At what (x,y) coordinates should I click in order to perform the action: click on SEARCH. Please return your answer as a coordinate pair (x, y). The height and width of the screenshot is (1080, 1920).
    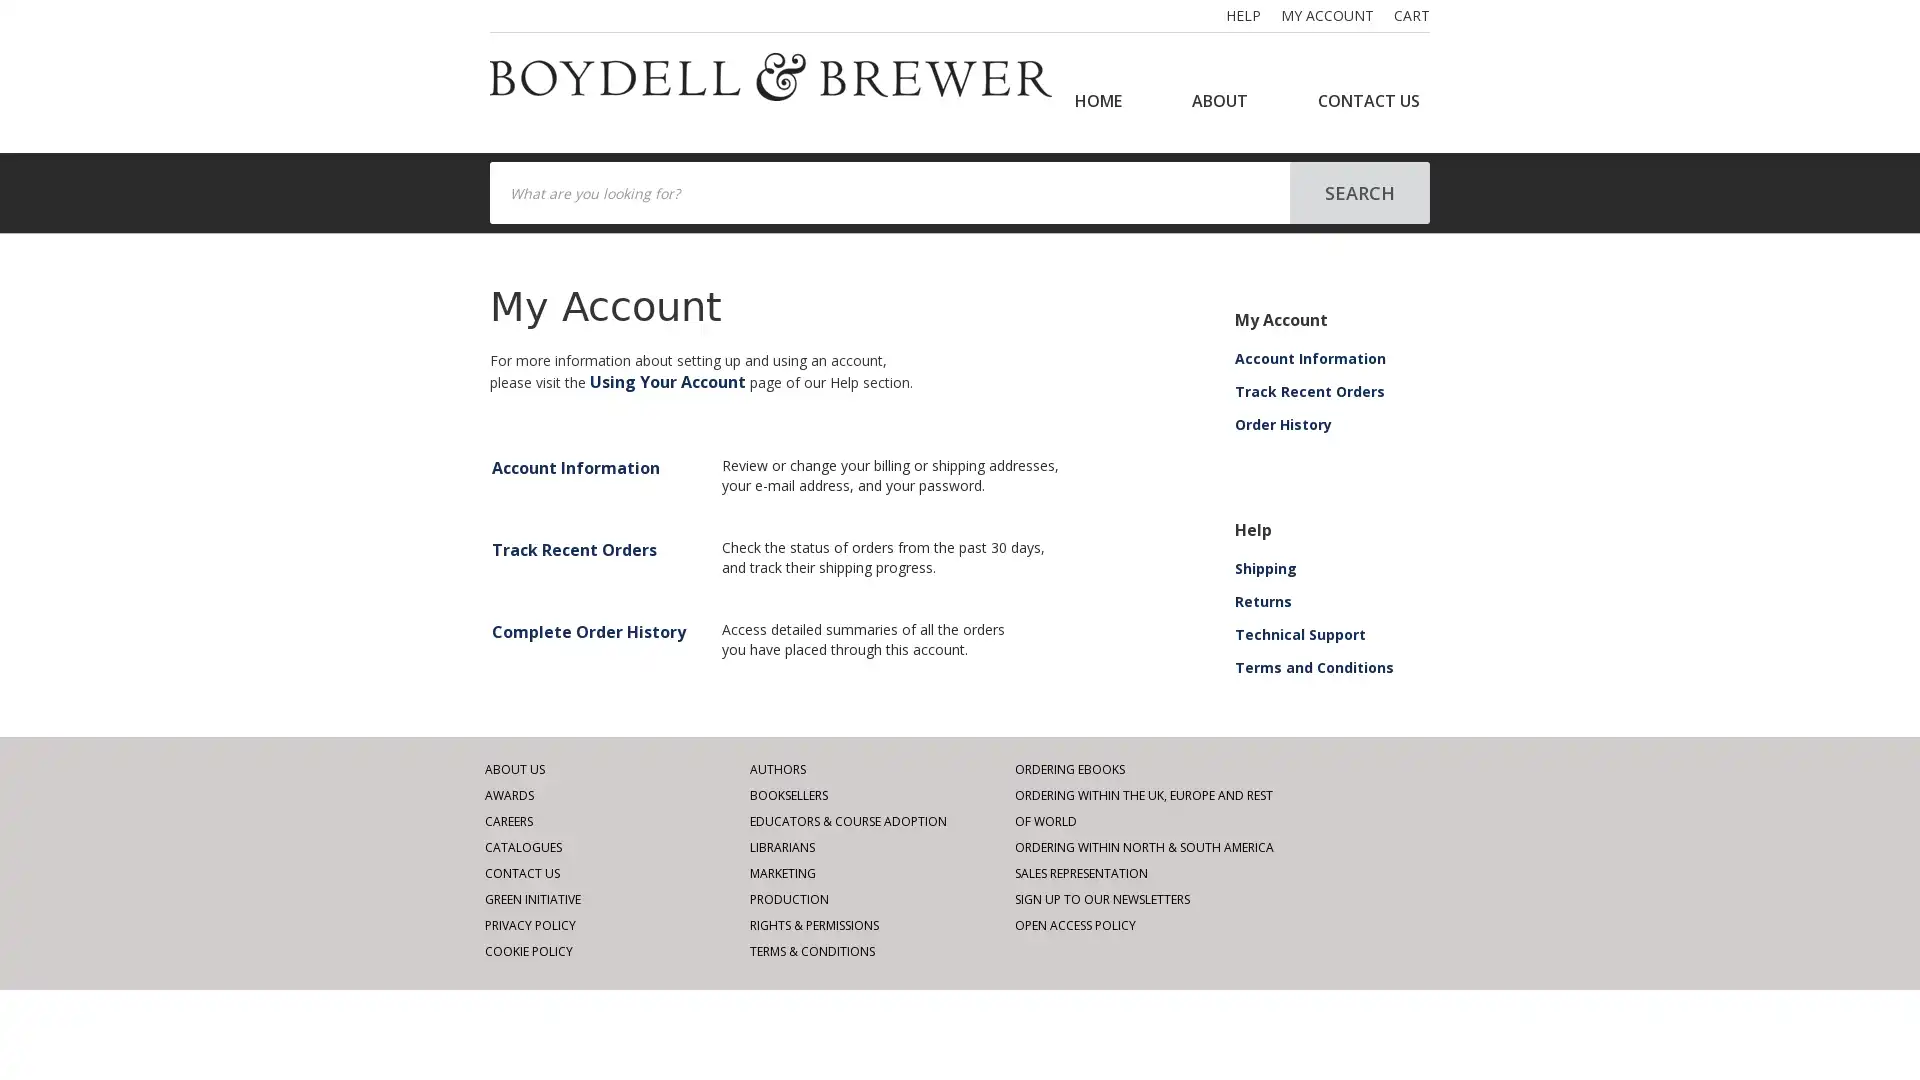
    Looking at the image, I should click on (1359, 192).